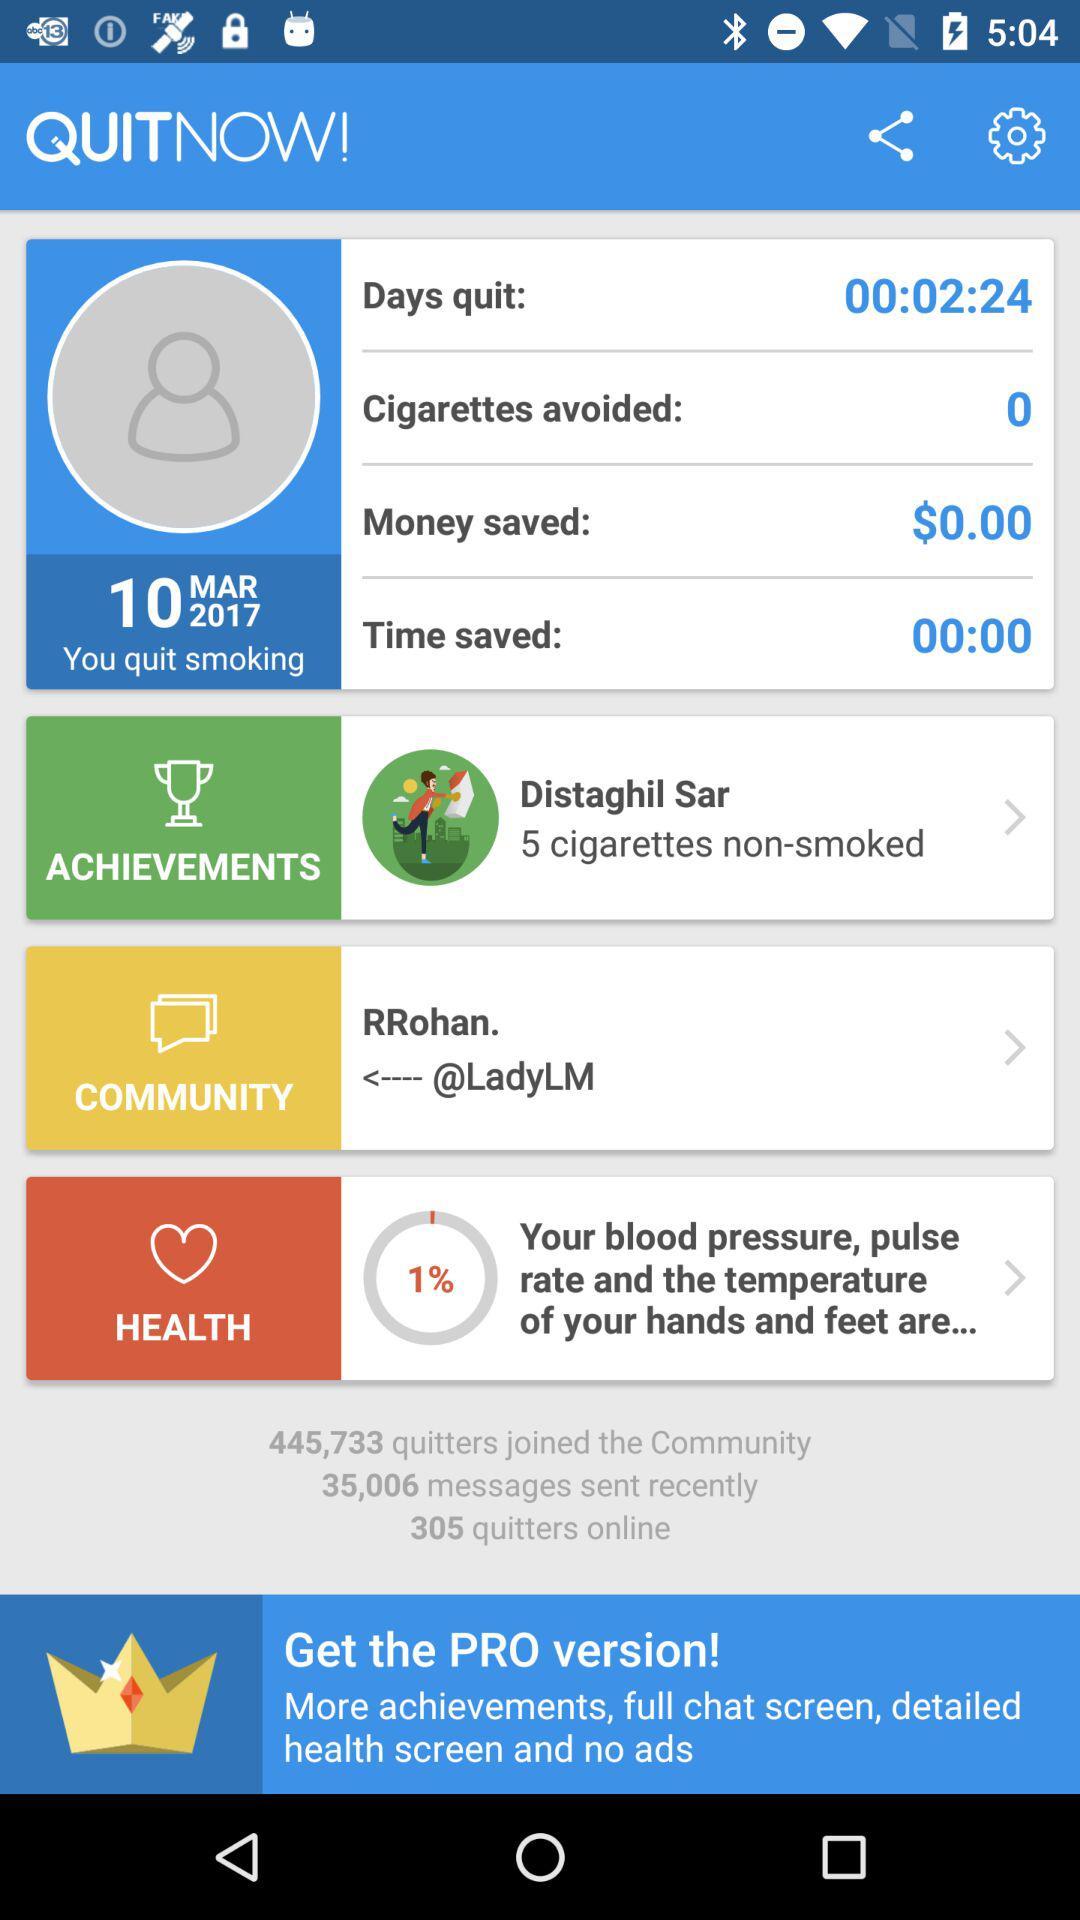  I want to click on the share icon, so click(890, 135).